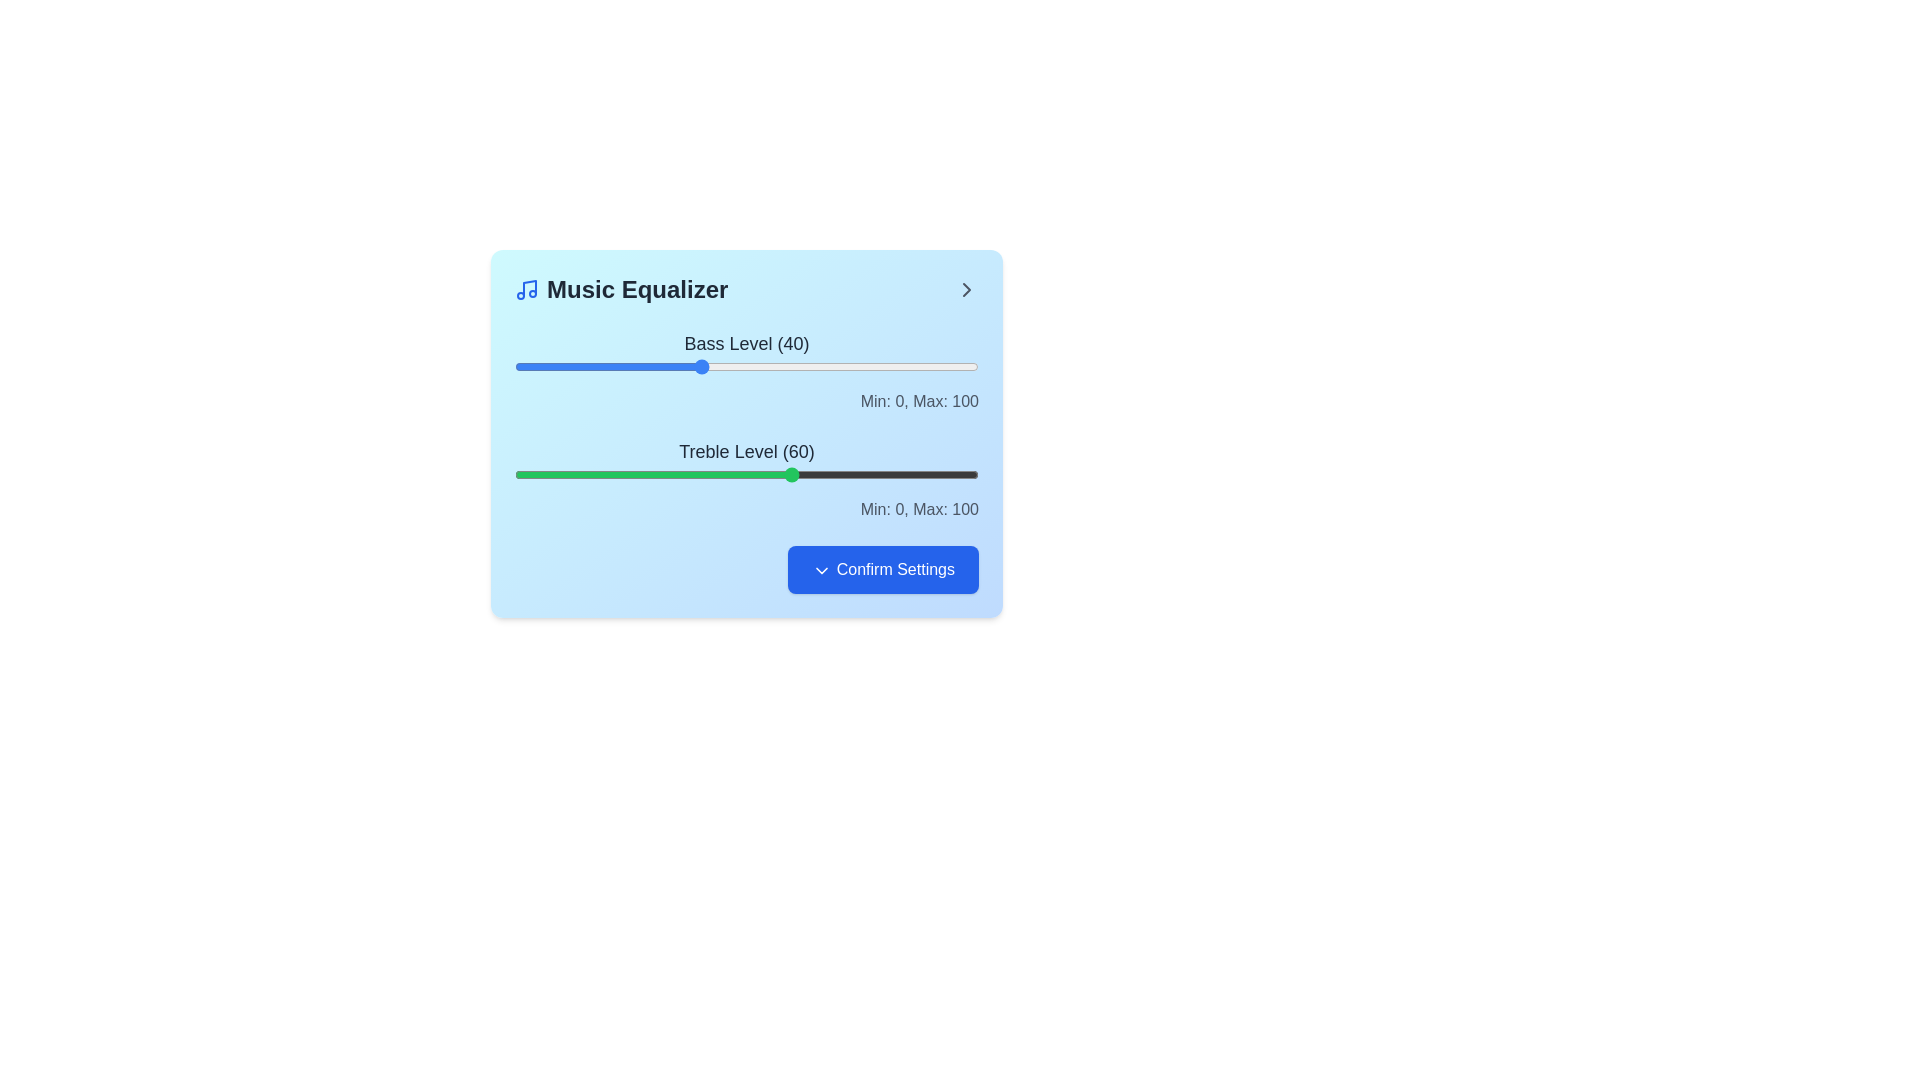 The height and width of the screenshot is (1080, 1920). Describe the element at coordinates (863, 366) in the screenshot. I see `the Bass Level slider` at that location.